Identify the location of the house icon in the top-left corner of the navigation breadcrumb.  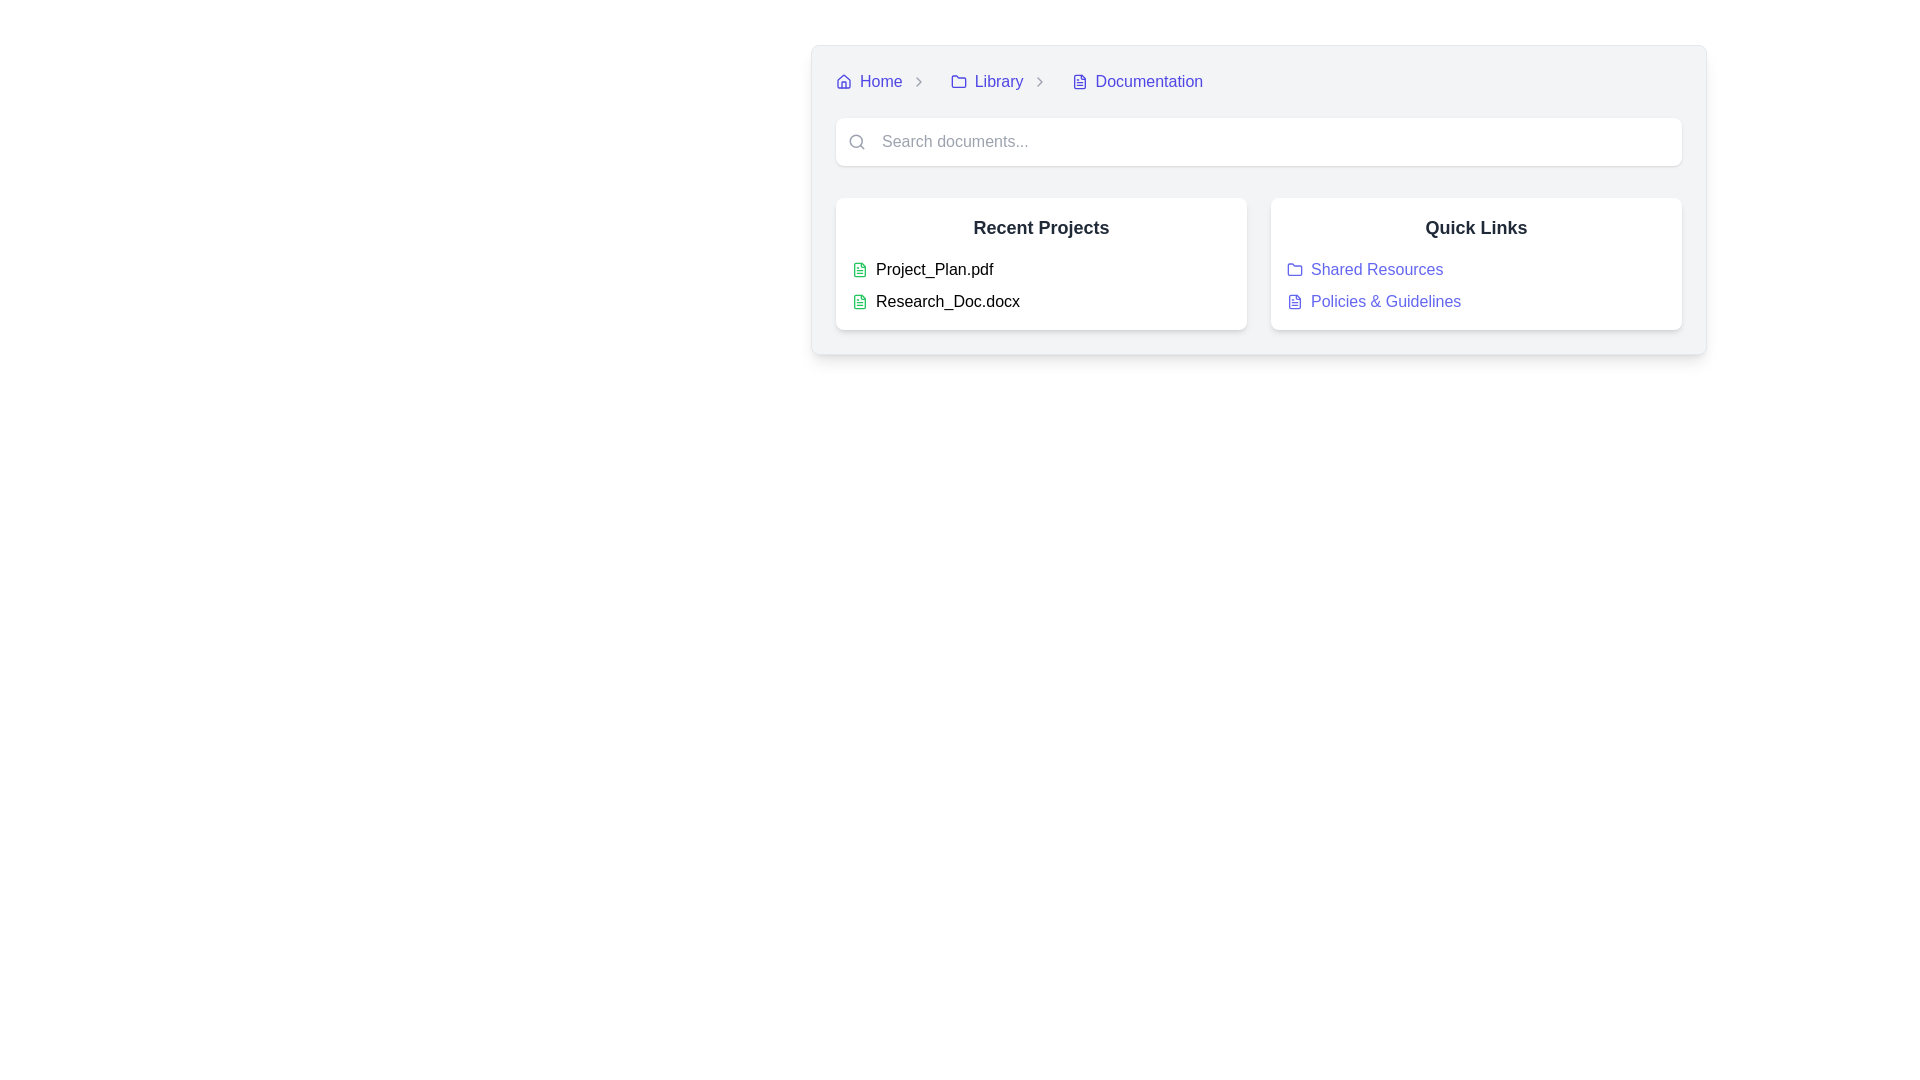
(844, 80).